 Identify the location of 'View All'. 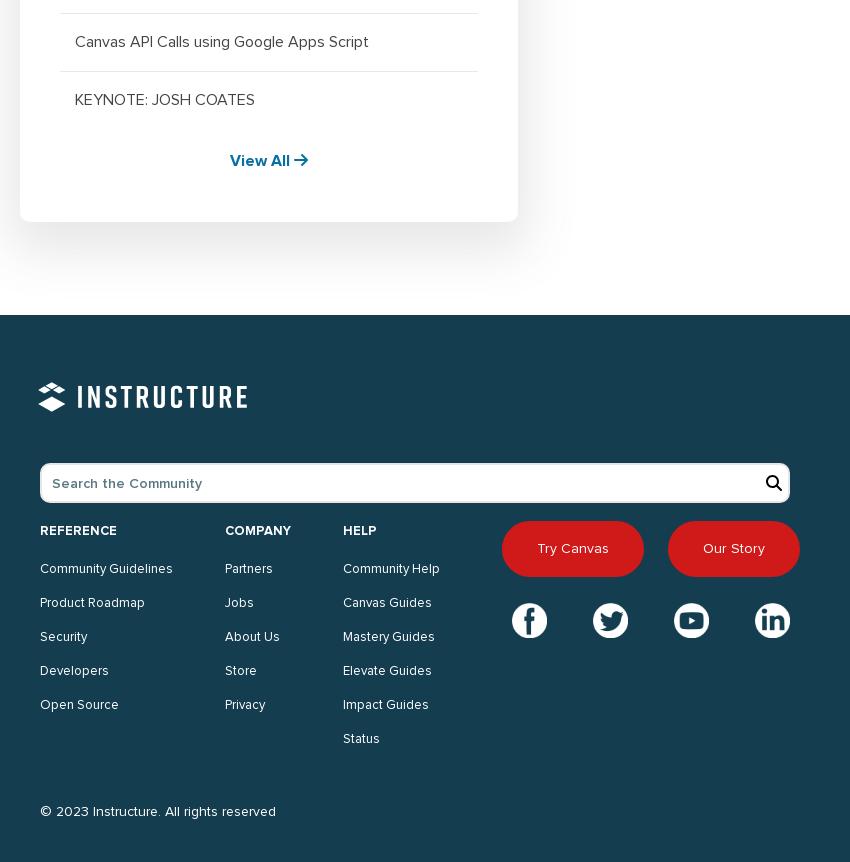
(260, 159).